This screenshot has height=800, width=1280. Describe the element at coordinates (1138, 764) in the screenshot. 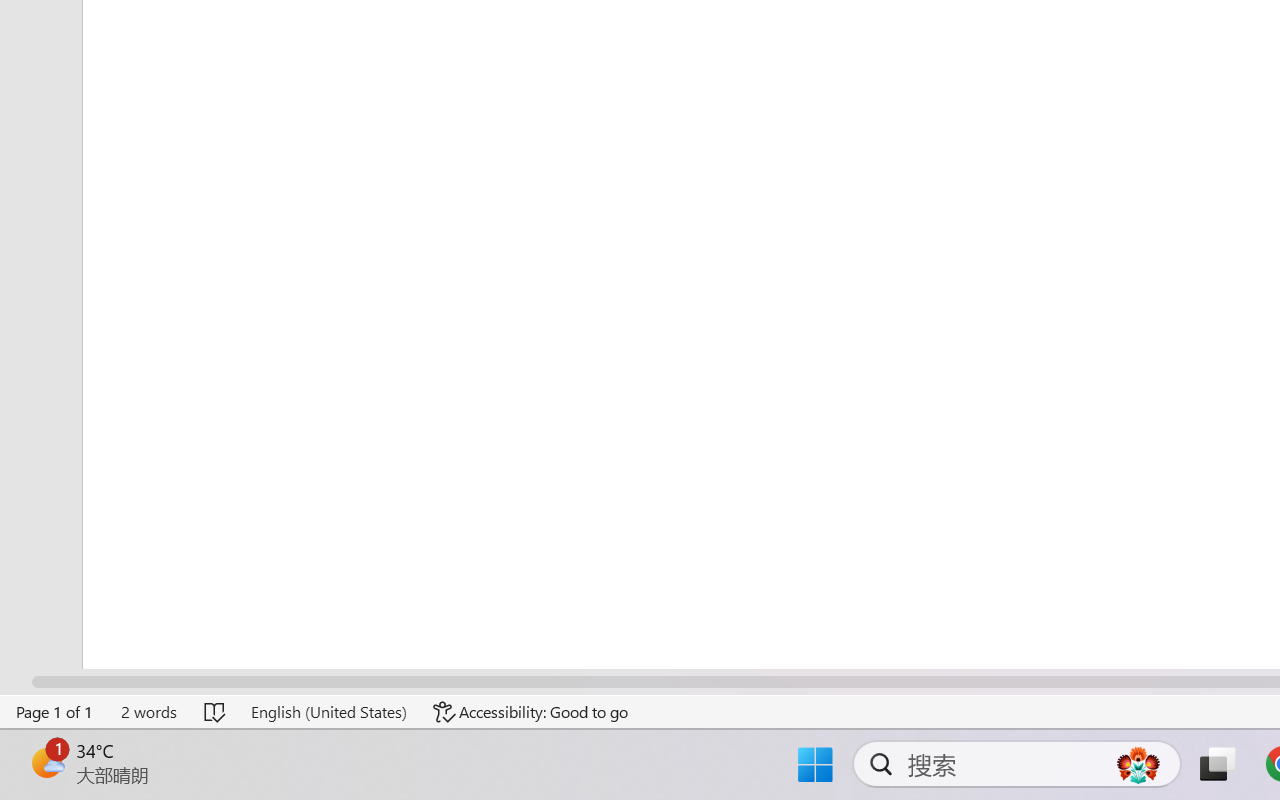

I see `'AutomationID: DynamicSearchBoxGleamImage'` at that location.